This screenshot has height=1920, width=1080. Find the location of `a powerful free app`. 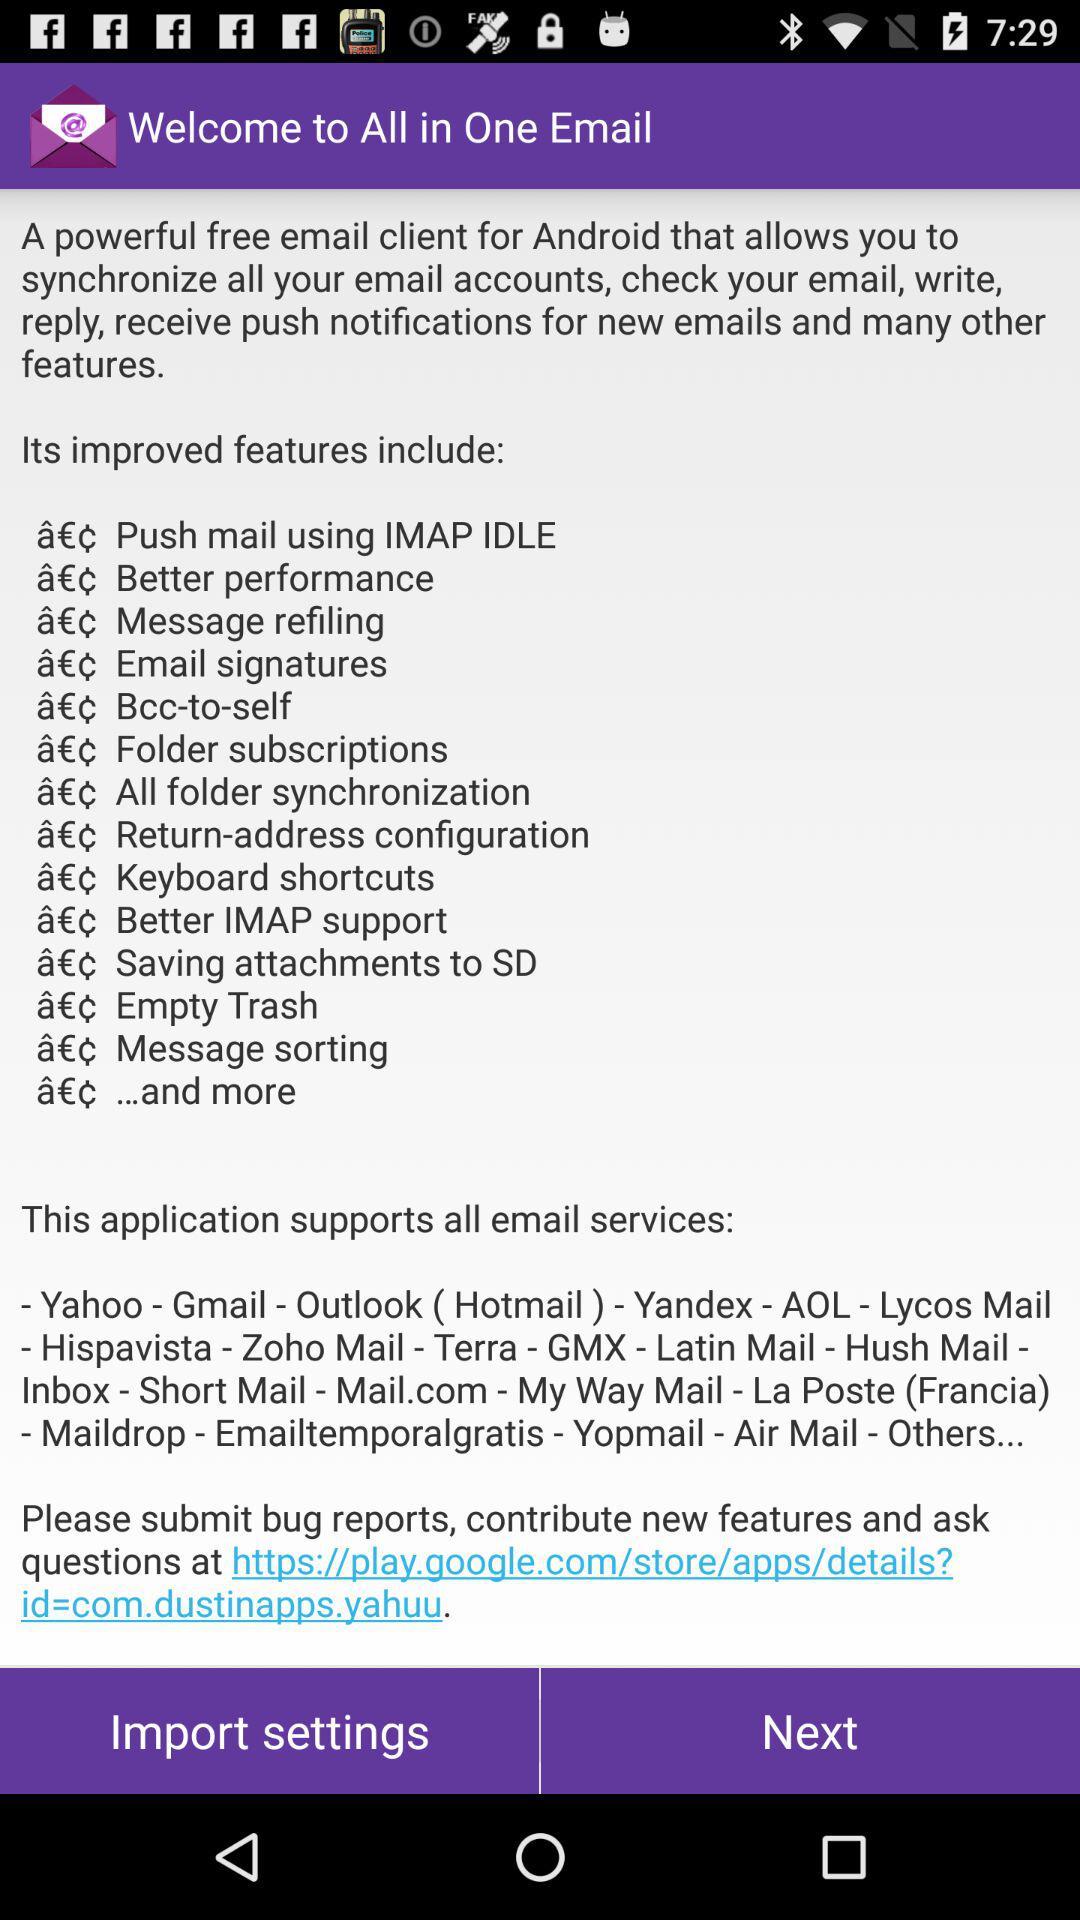

a powerful free app is located at coordinates (540, 925).